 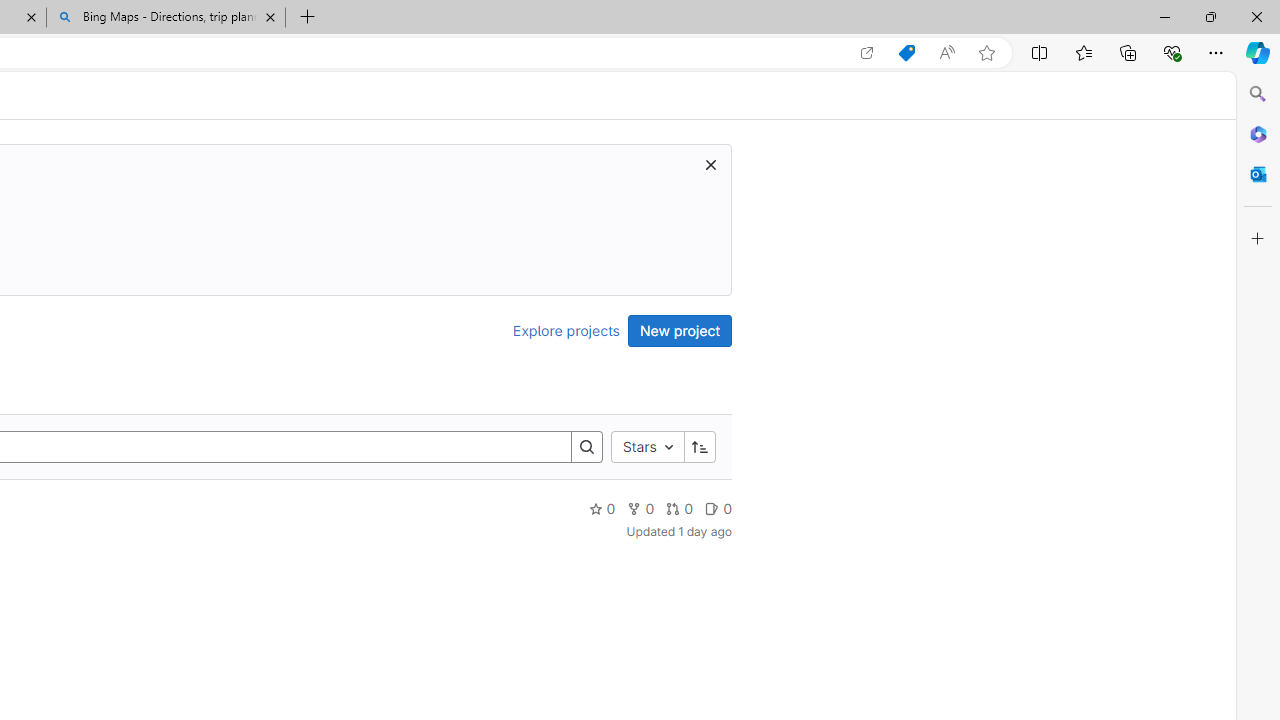 What do you see at coordinates (711, 163) in the screenshot?
I see `'Dismiss trial promotion'` at bounding box center [711, 163].